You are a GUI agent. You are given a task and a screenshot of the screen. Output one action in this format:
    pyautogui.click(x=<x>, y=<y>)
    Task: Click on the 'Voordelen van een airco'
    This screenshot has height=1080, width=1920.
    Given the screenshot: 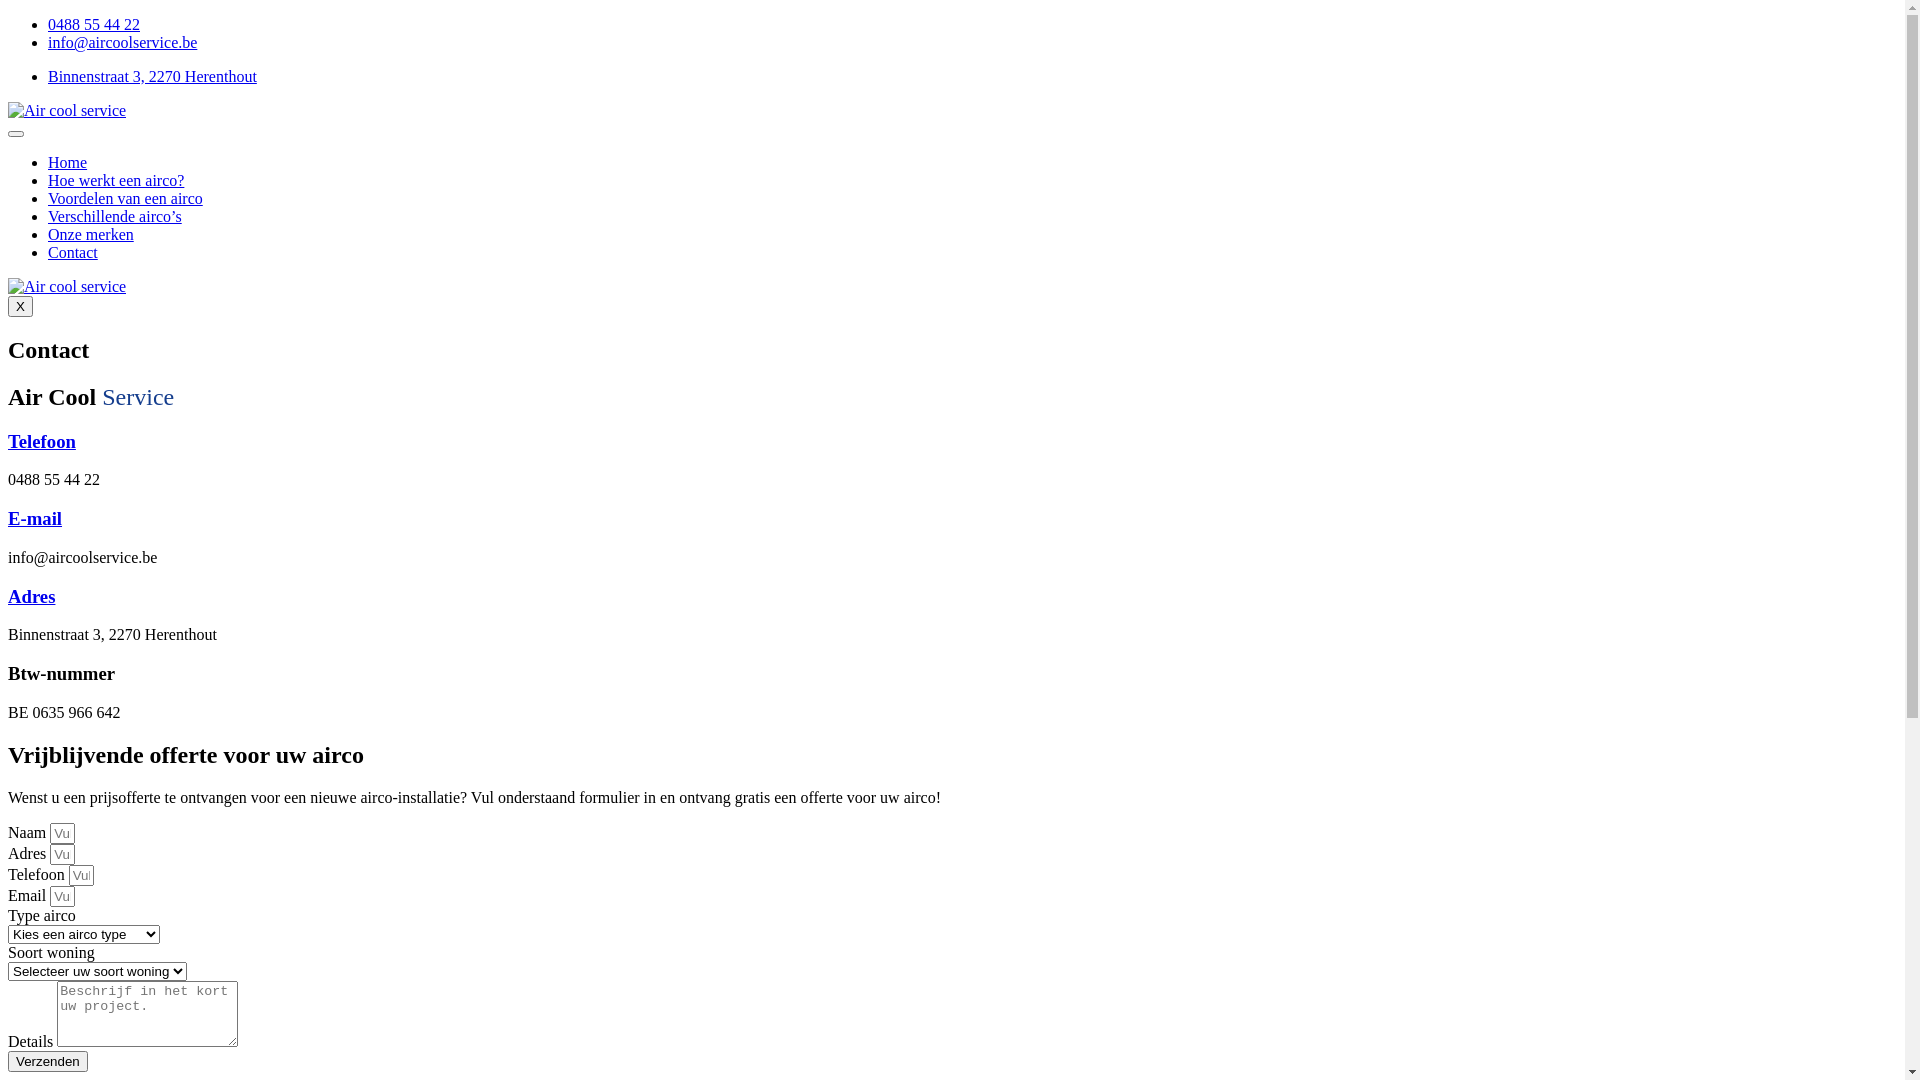 What is the action you would take?
    pyautogui.click(x=124, y=198)
    